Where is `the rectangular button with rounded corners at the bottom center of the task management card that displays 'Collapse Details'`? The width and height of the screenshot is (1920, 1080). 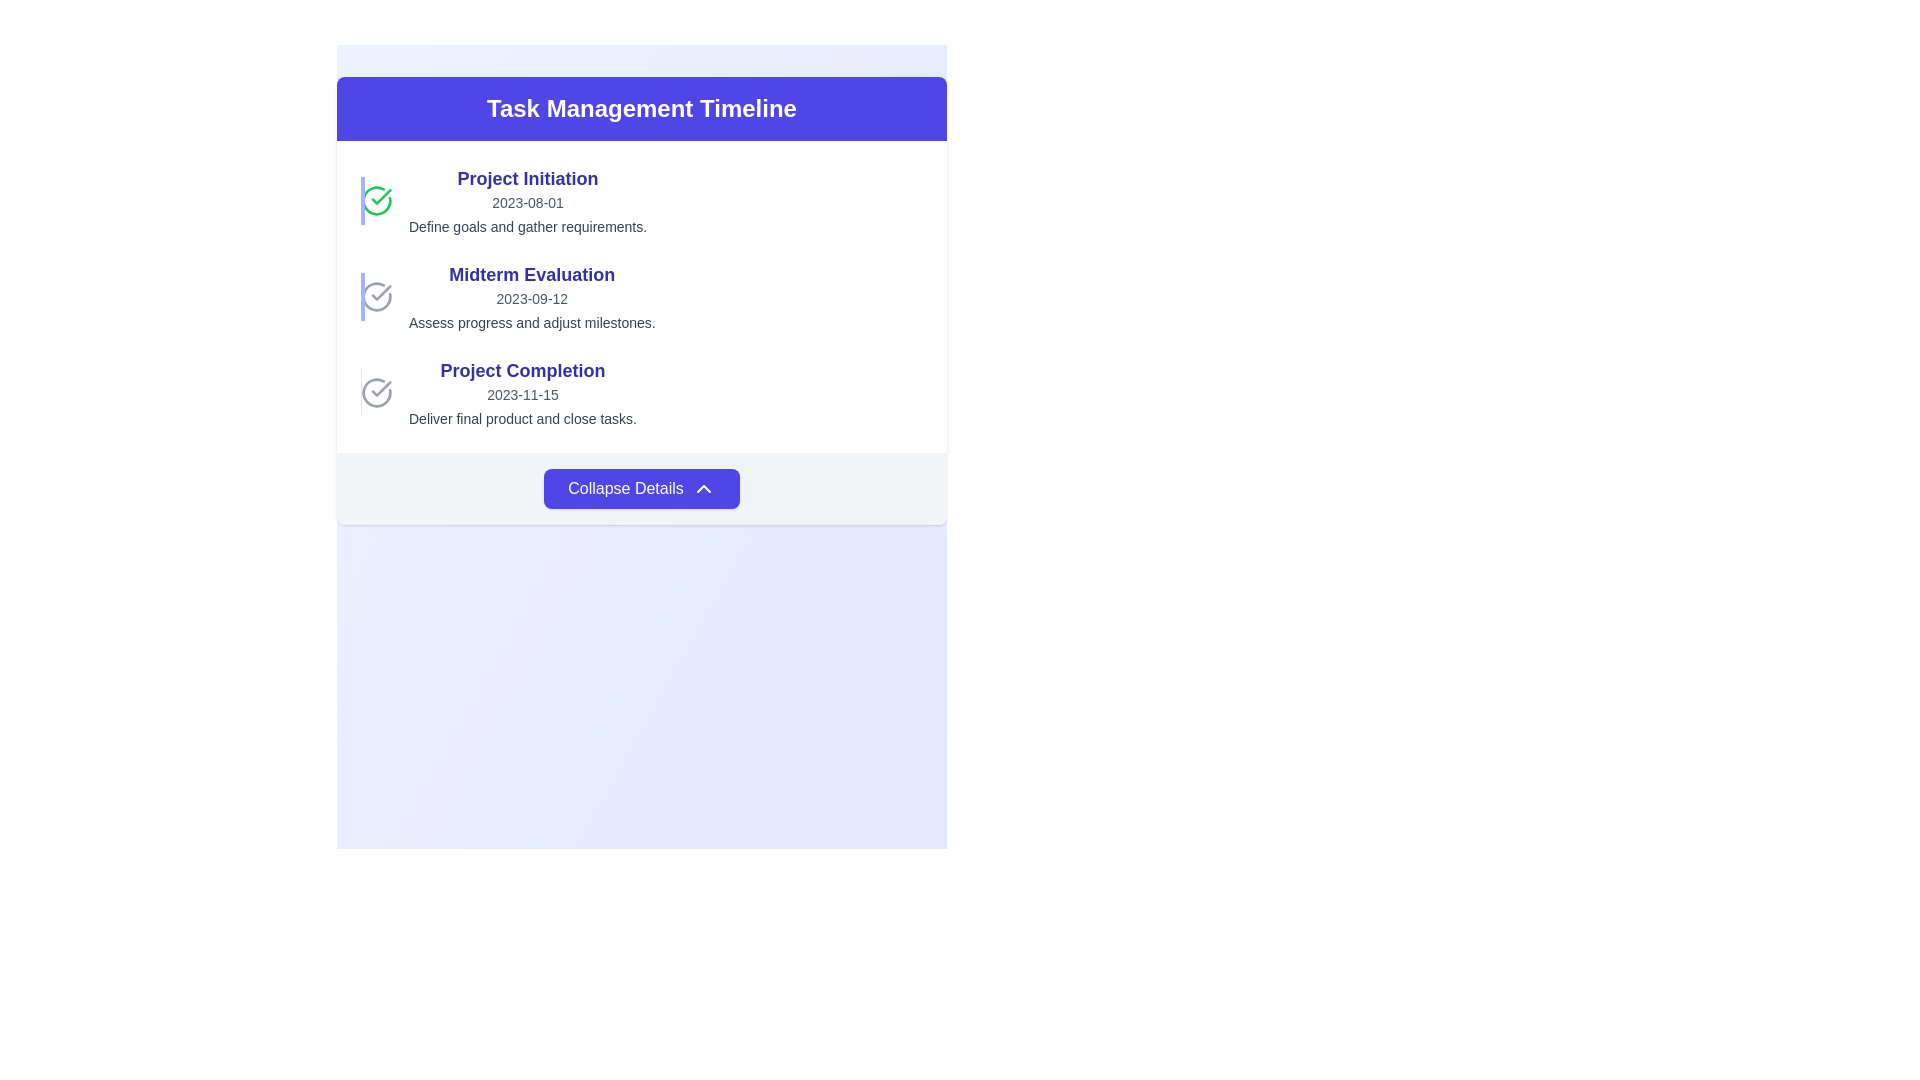
the rectangular button with rounded corners at the bottom center of the task management card that displays 'Collapse Details' is located at coordinates (642, 489).